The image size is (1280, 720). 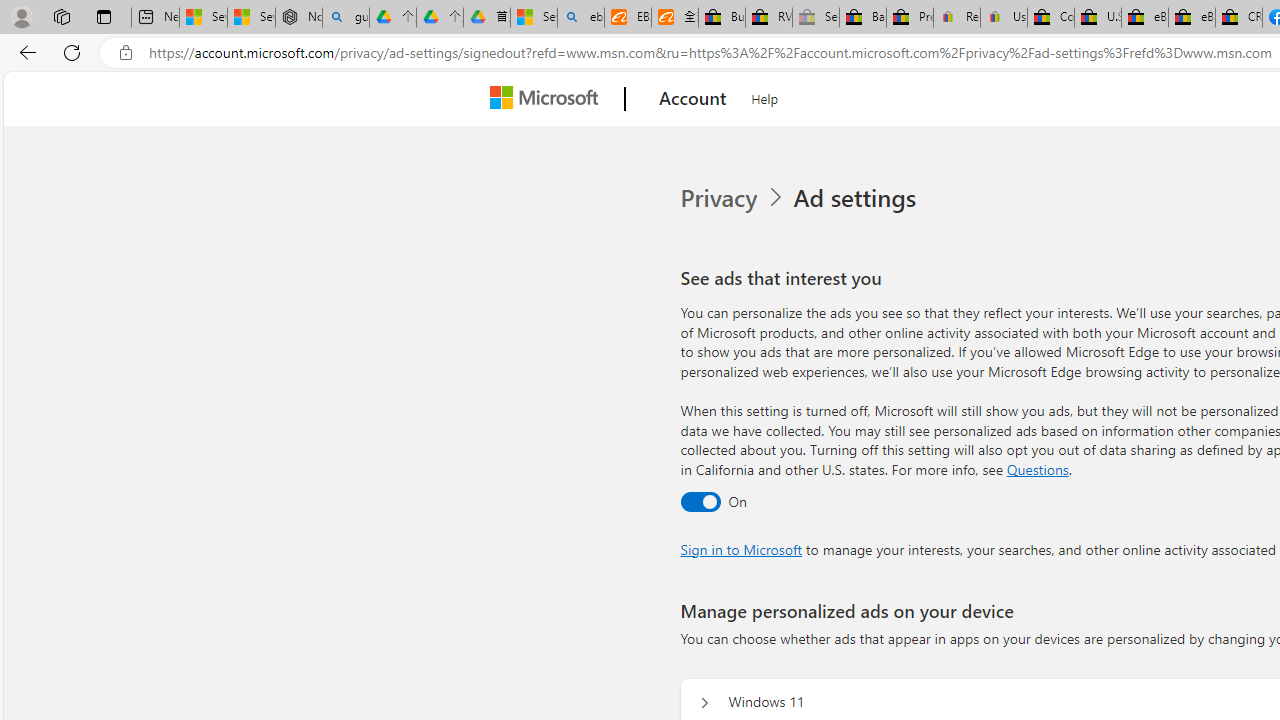 I want to click on 'Manage personalized ads on your device Windows 11', so click(x=704, y=702).